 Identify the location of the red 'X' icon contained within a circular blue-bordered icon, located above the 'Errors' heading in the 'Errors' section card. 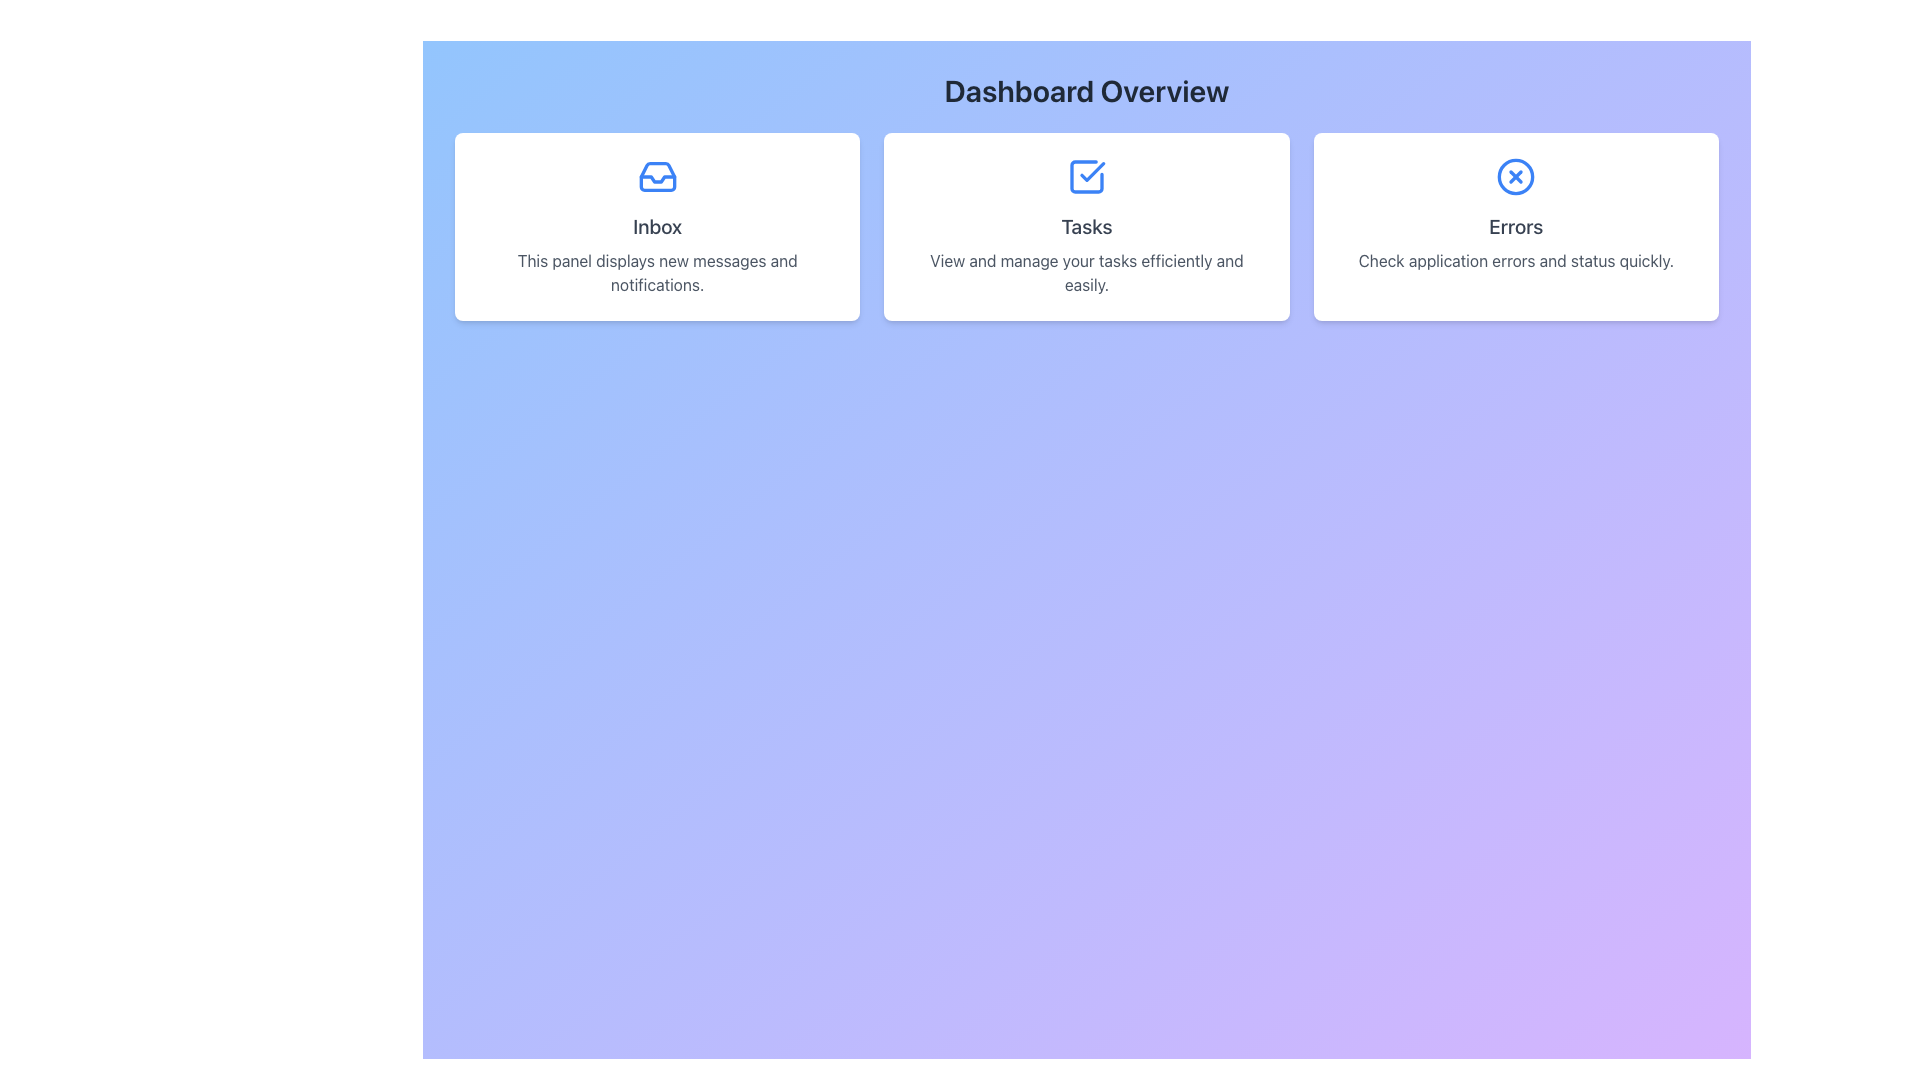
(1516, 176).